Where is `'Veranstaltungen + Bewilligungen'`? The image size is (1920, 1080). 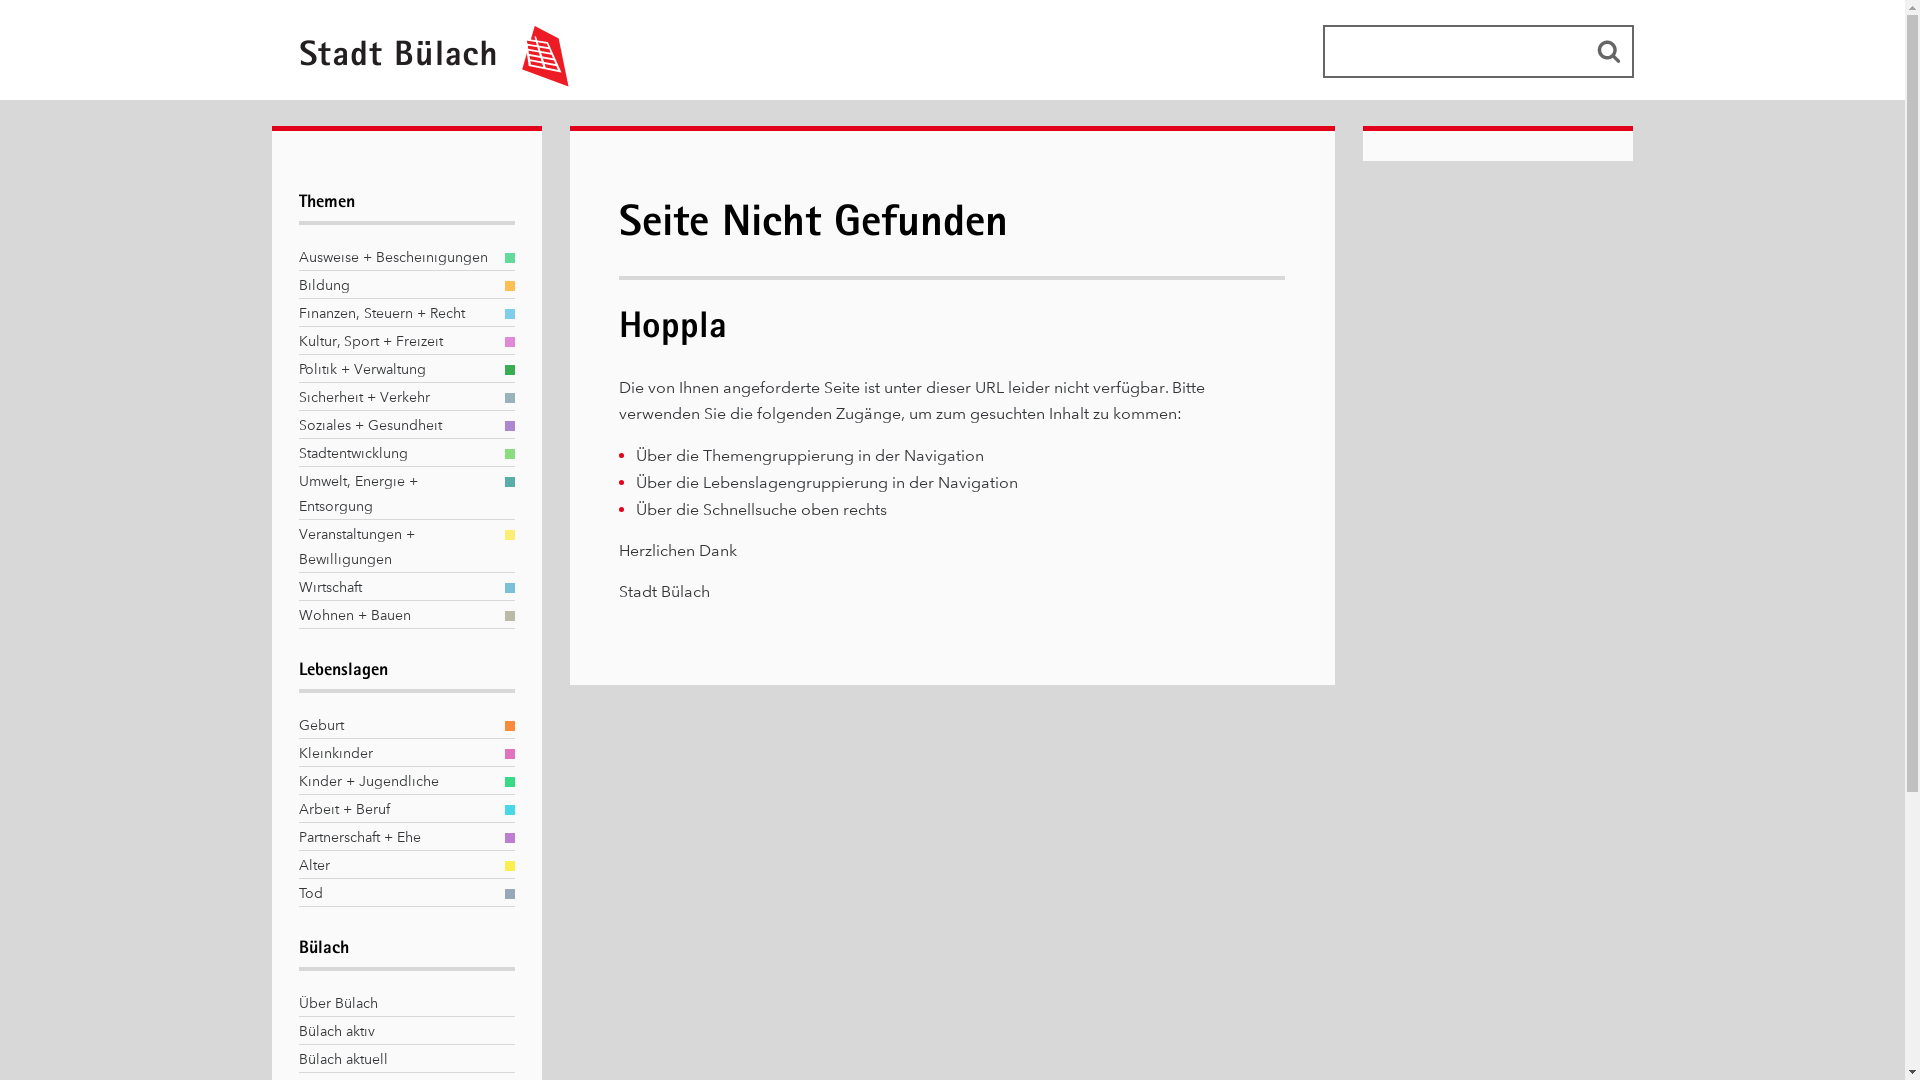 'Veranstaltungen + Bewilligungen' is located at coordinates (395, 547).